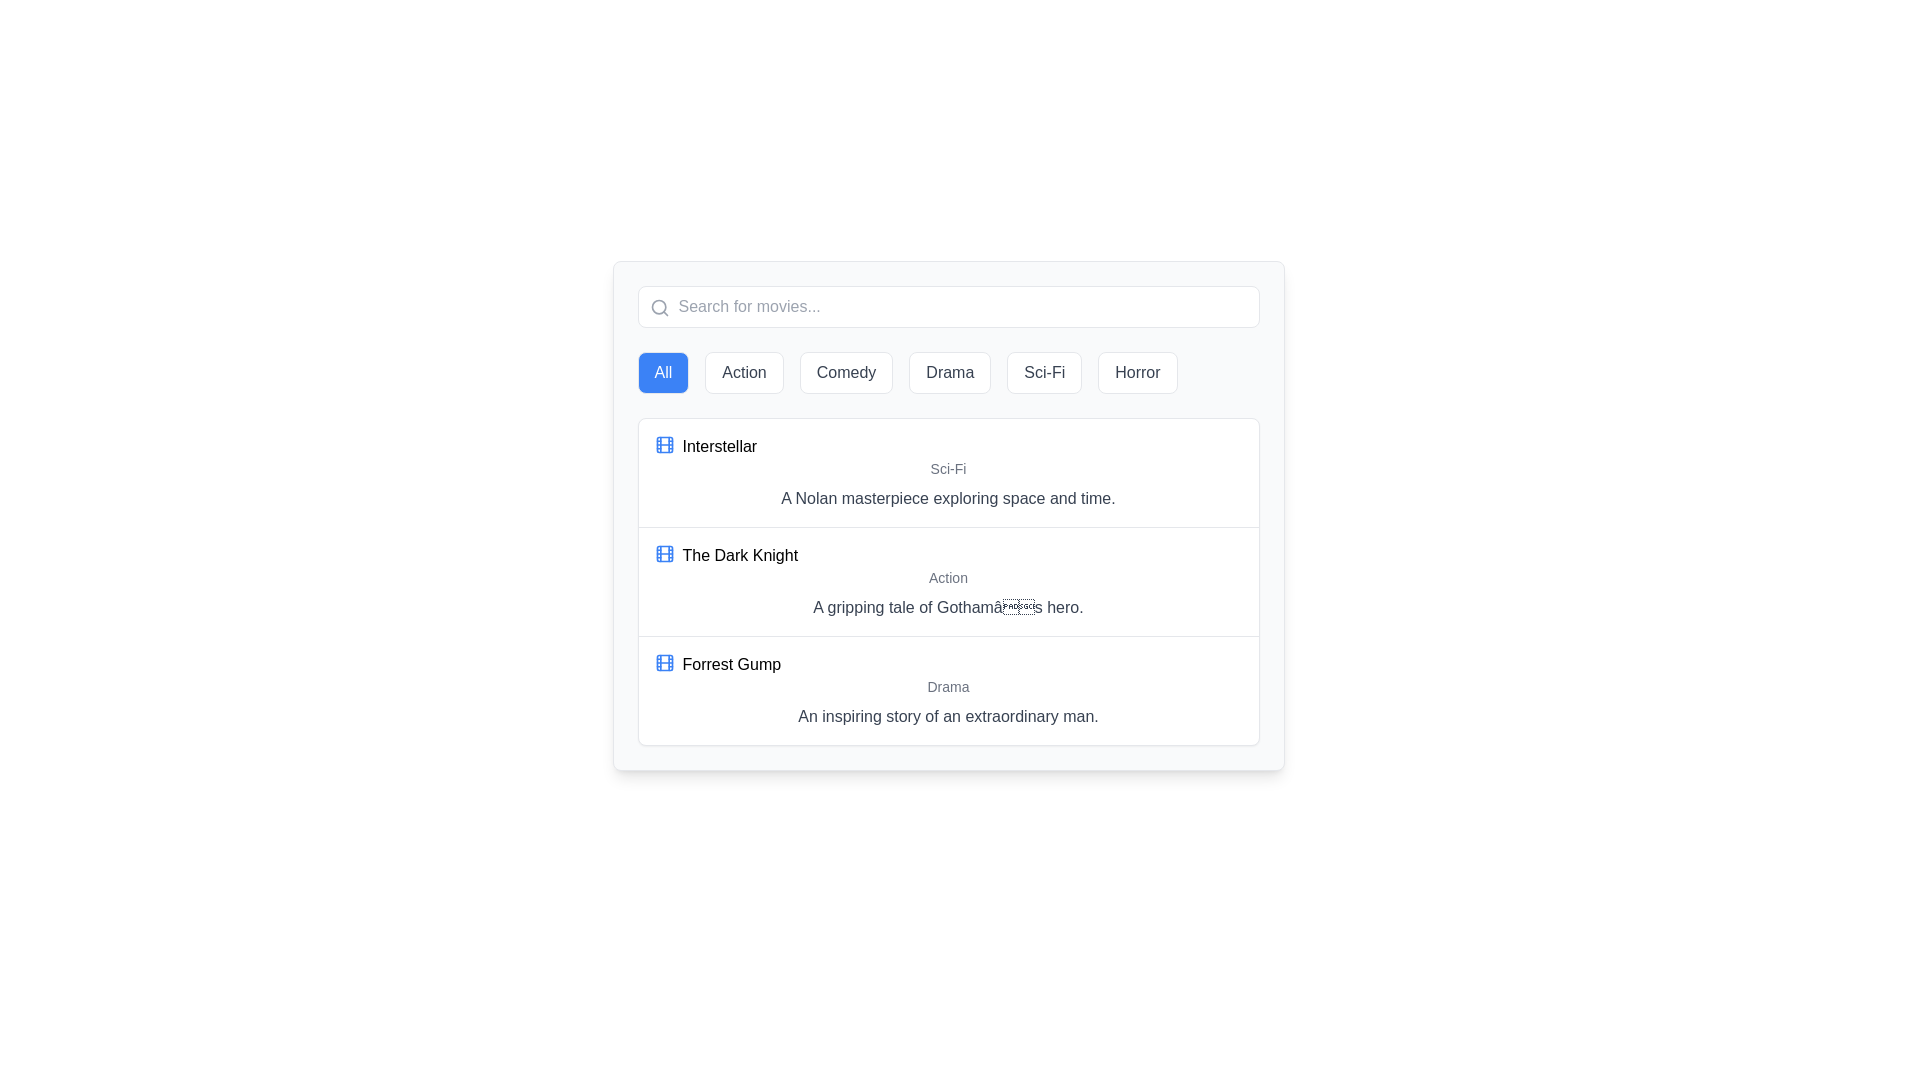 Image resolution: width=1920 pixels, height=1080 pixels. I want to click on the 'Comedy' button with rounded corners and gray text, which is part of the horizontal navigation list near the top center of the interface, so click(846, 373).